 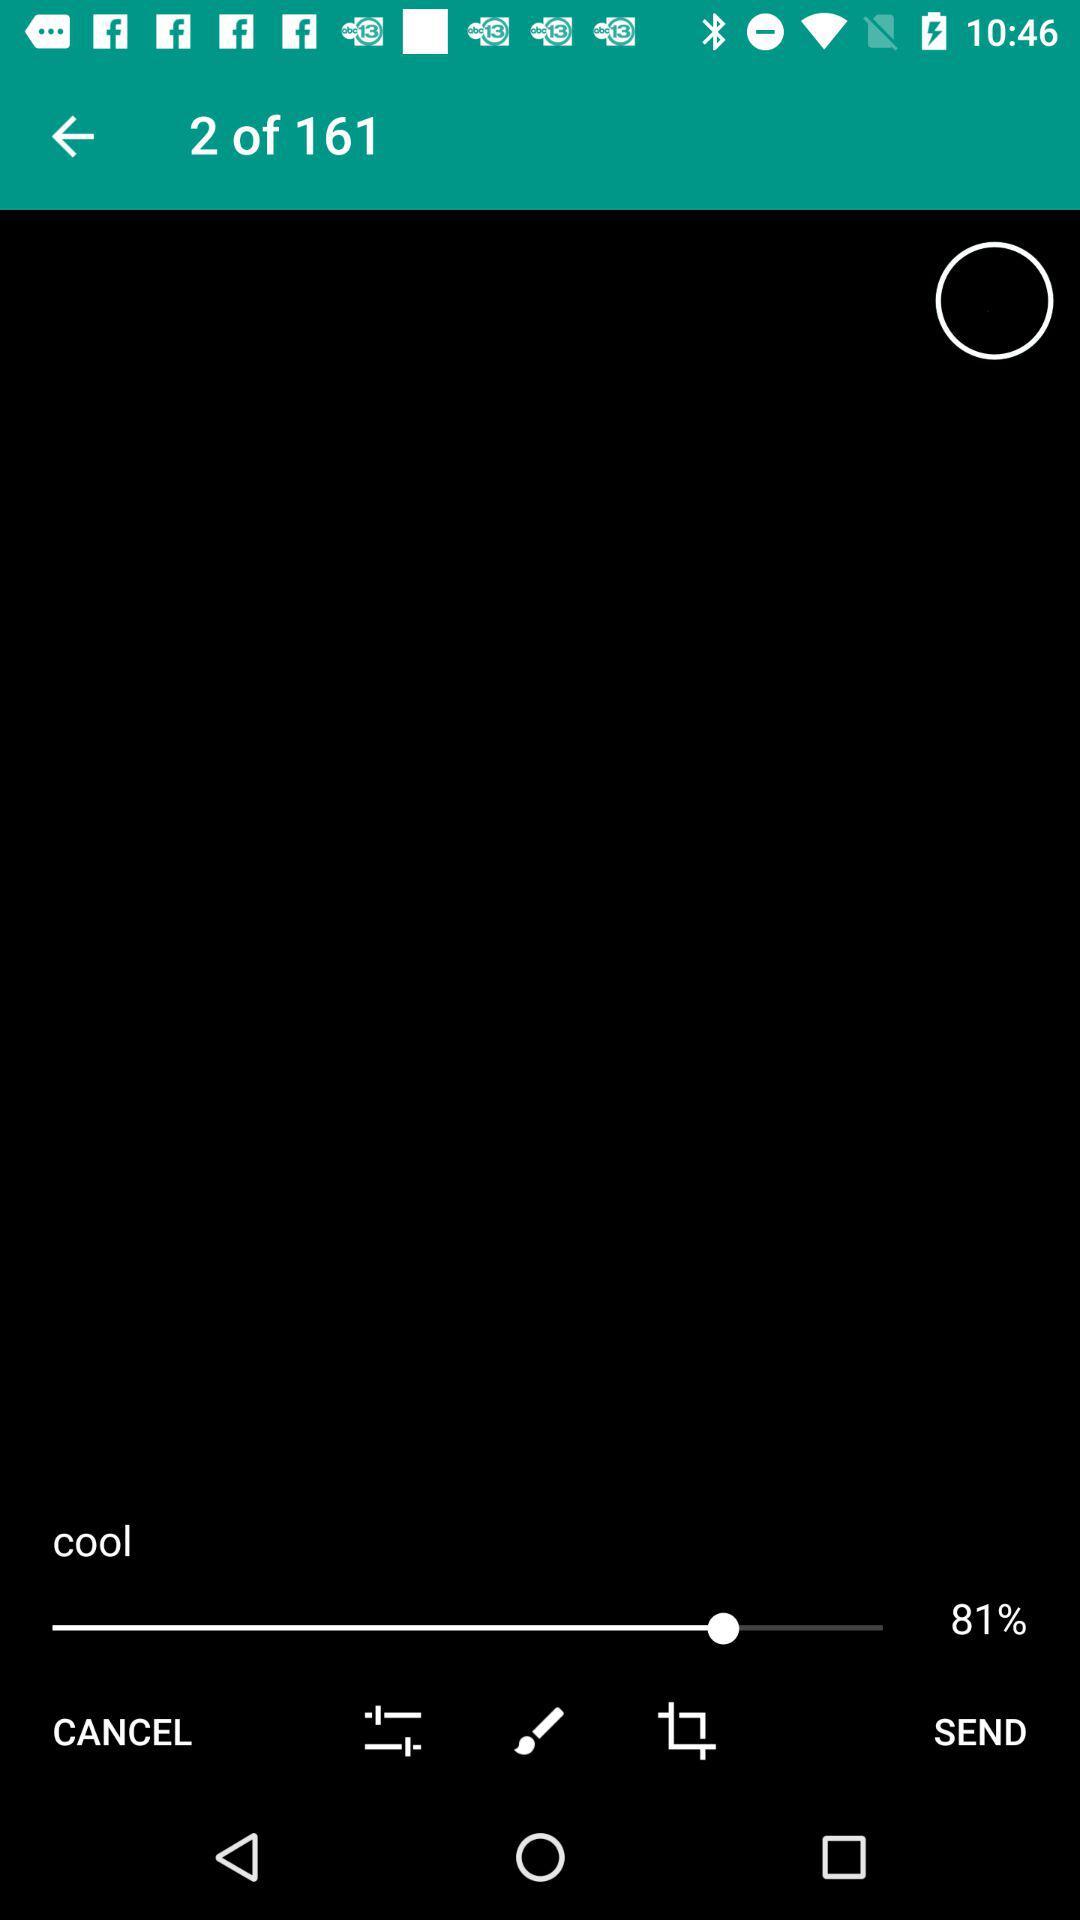 I want to click on the item next to the send app, so click(x=685, y=1730).